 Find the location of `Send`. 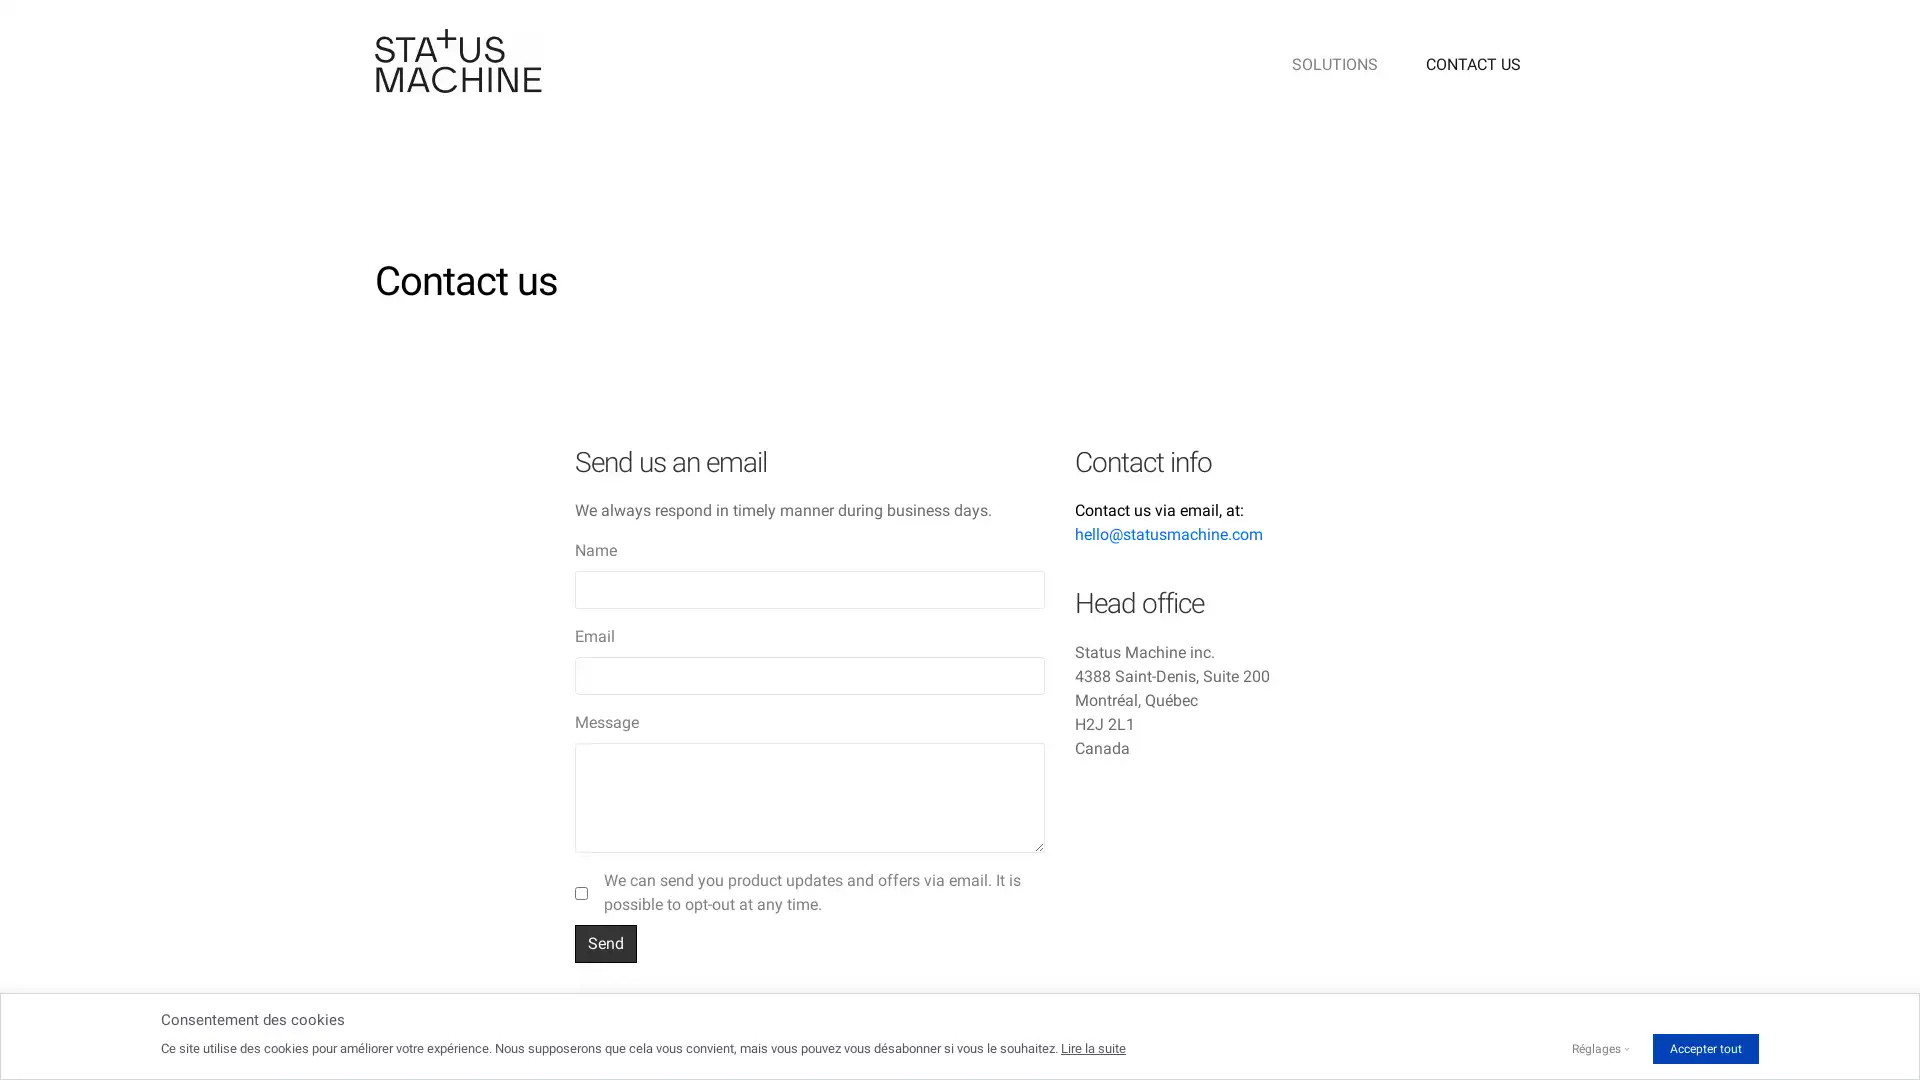

Send is located at coordinates (604, 944).